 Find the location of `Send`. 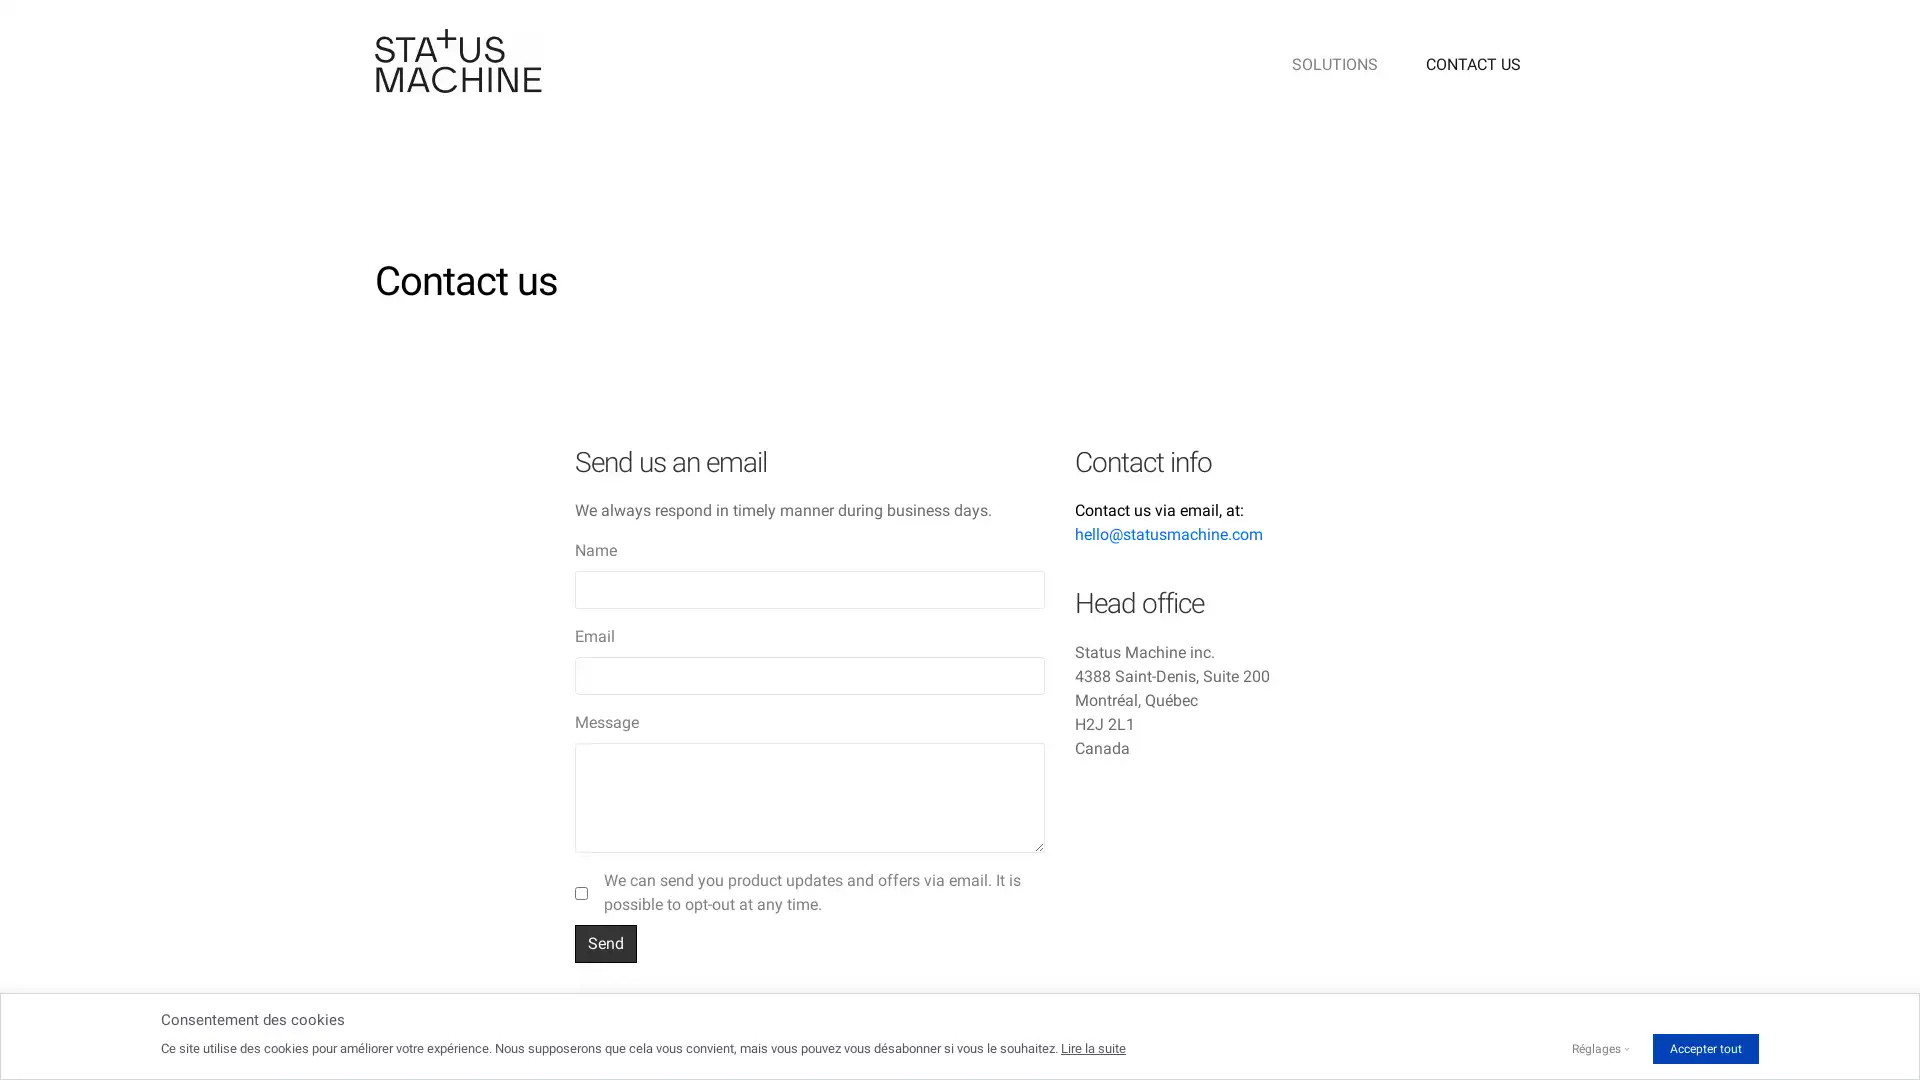

Send is located at coordinates (604, 944).